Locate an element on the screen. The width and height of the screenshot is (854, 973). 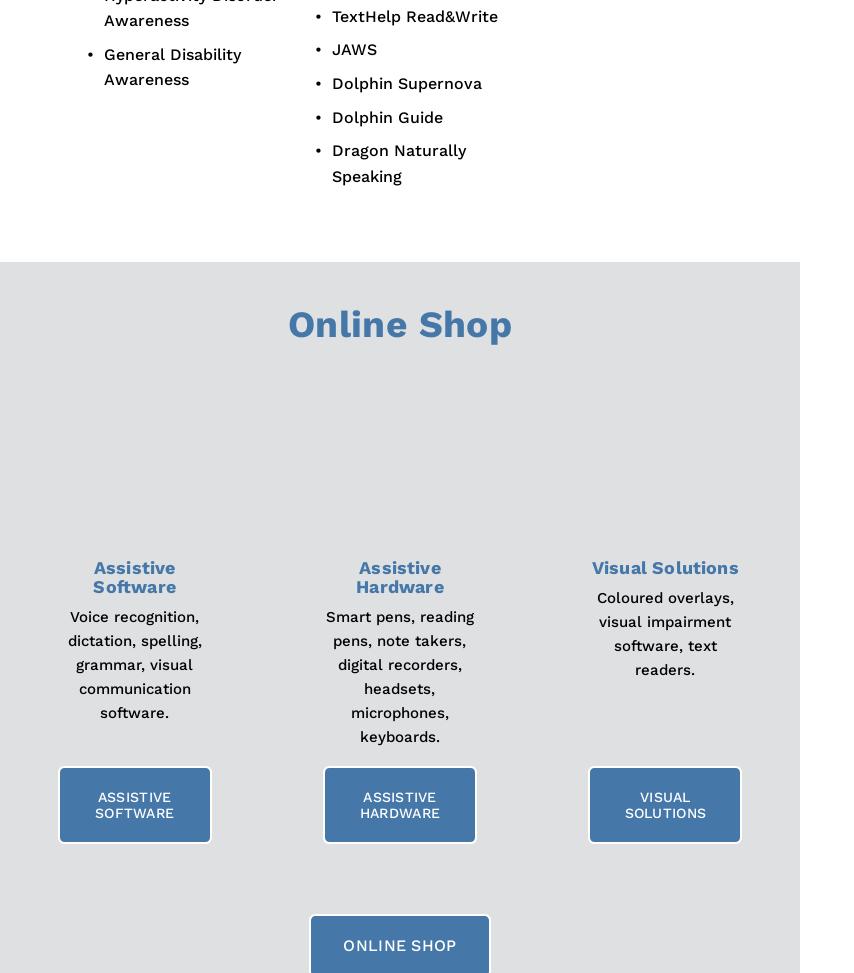
'Online Shop' is located at coordinates (399, 324).